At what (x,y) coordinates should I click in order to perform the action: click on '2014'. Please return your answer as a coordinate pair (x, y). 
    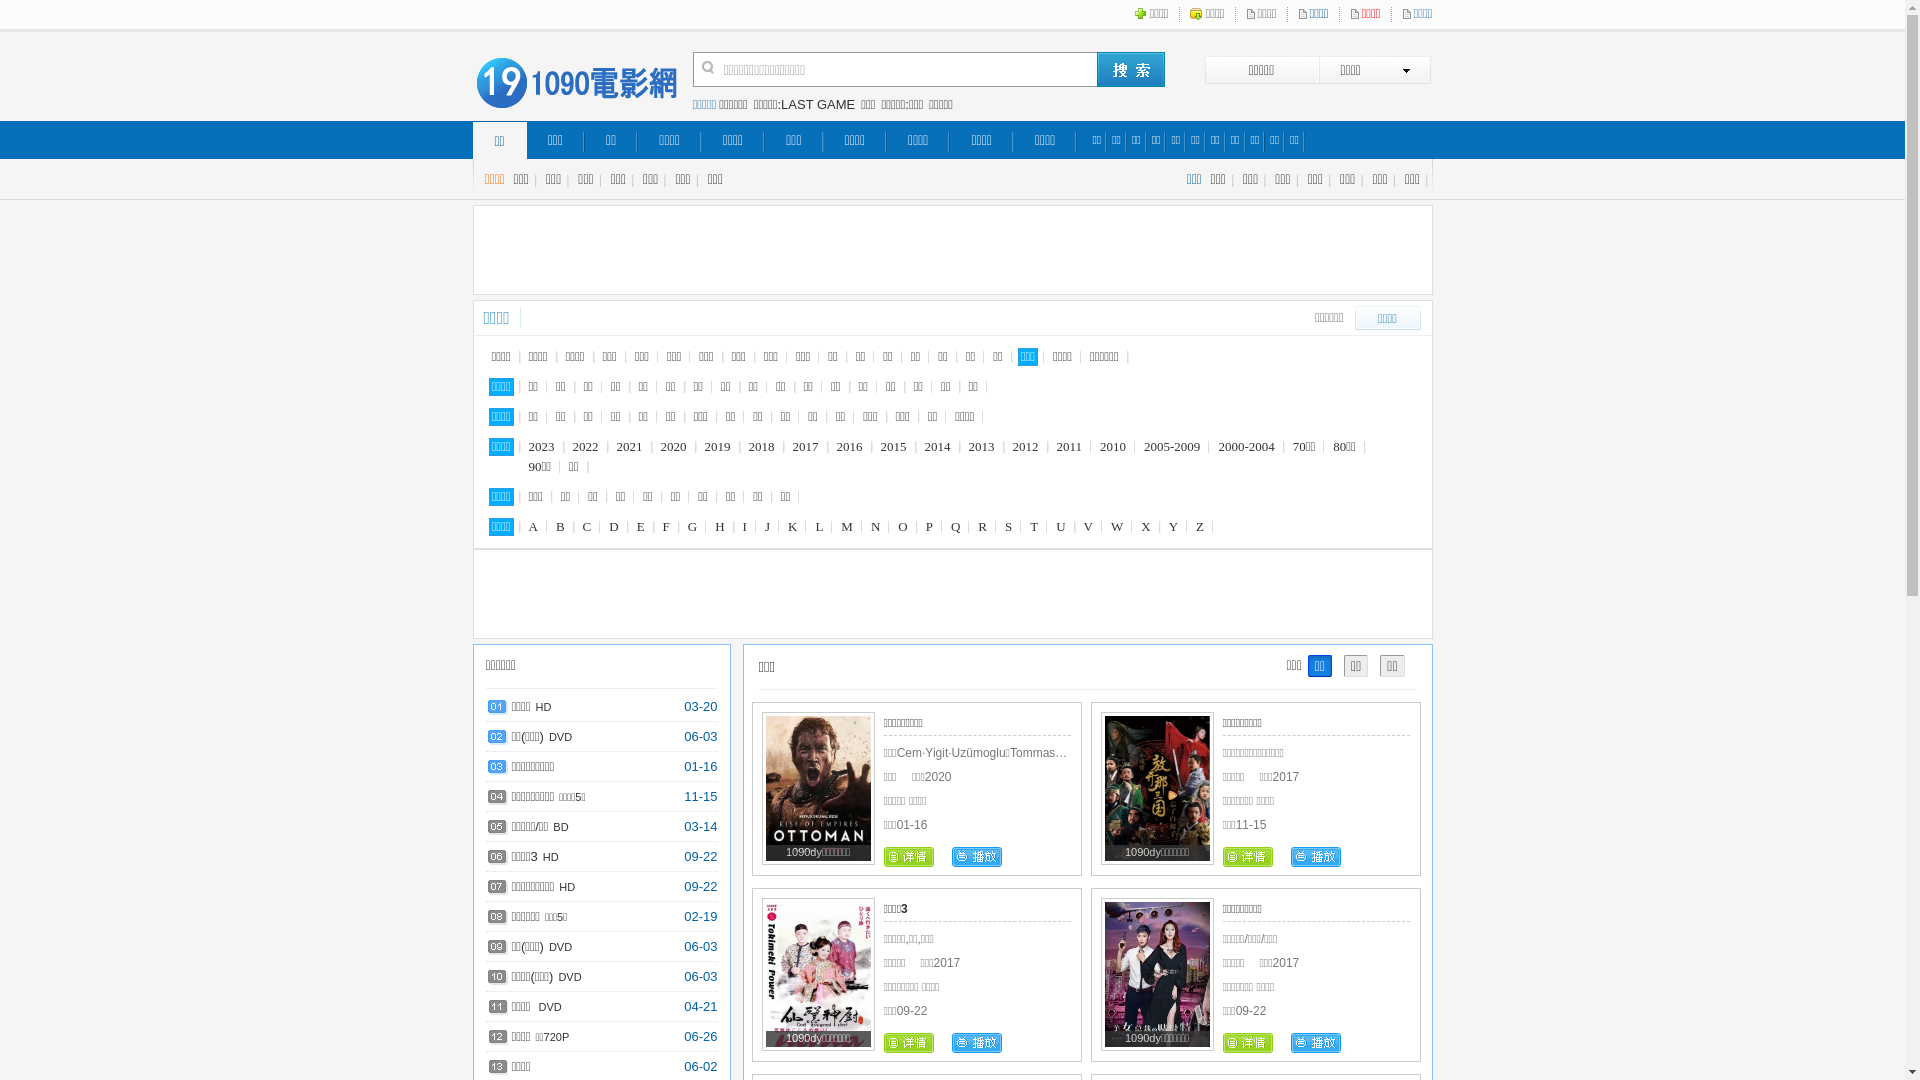
    Looking at the image, I should click on (936, 446).